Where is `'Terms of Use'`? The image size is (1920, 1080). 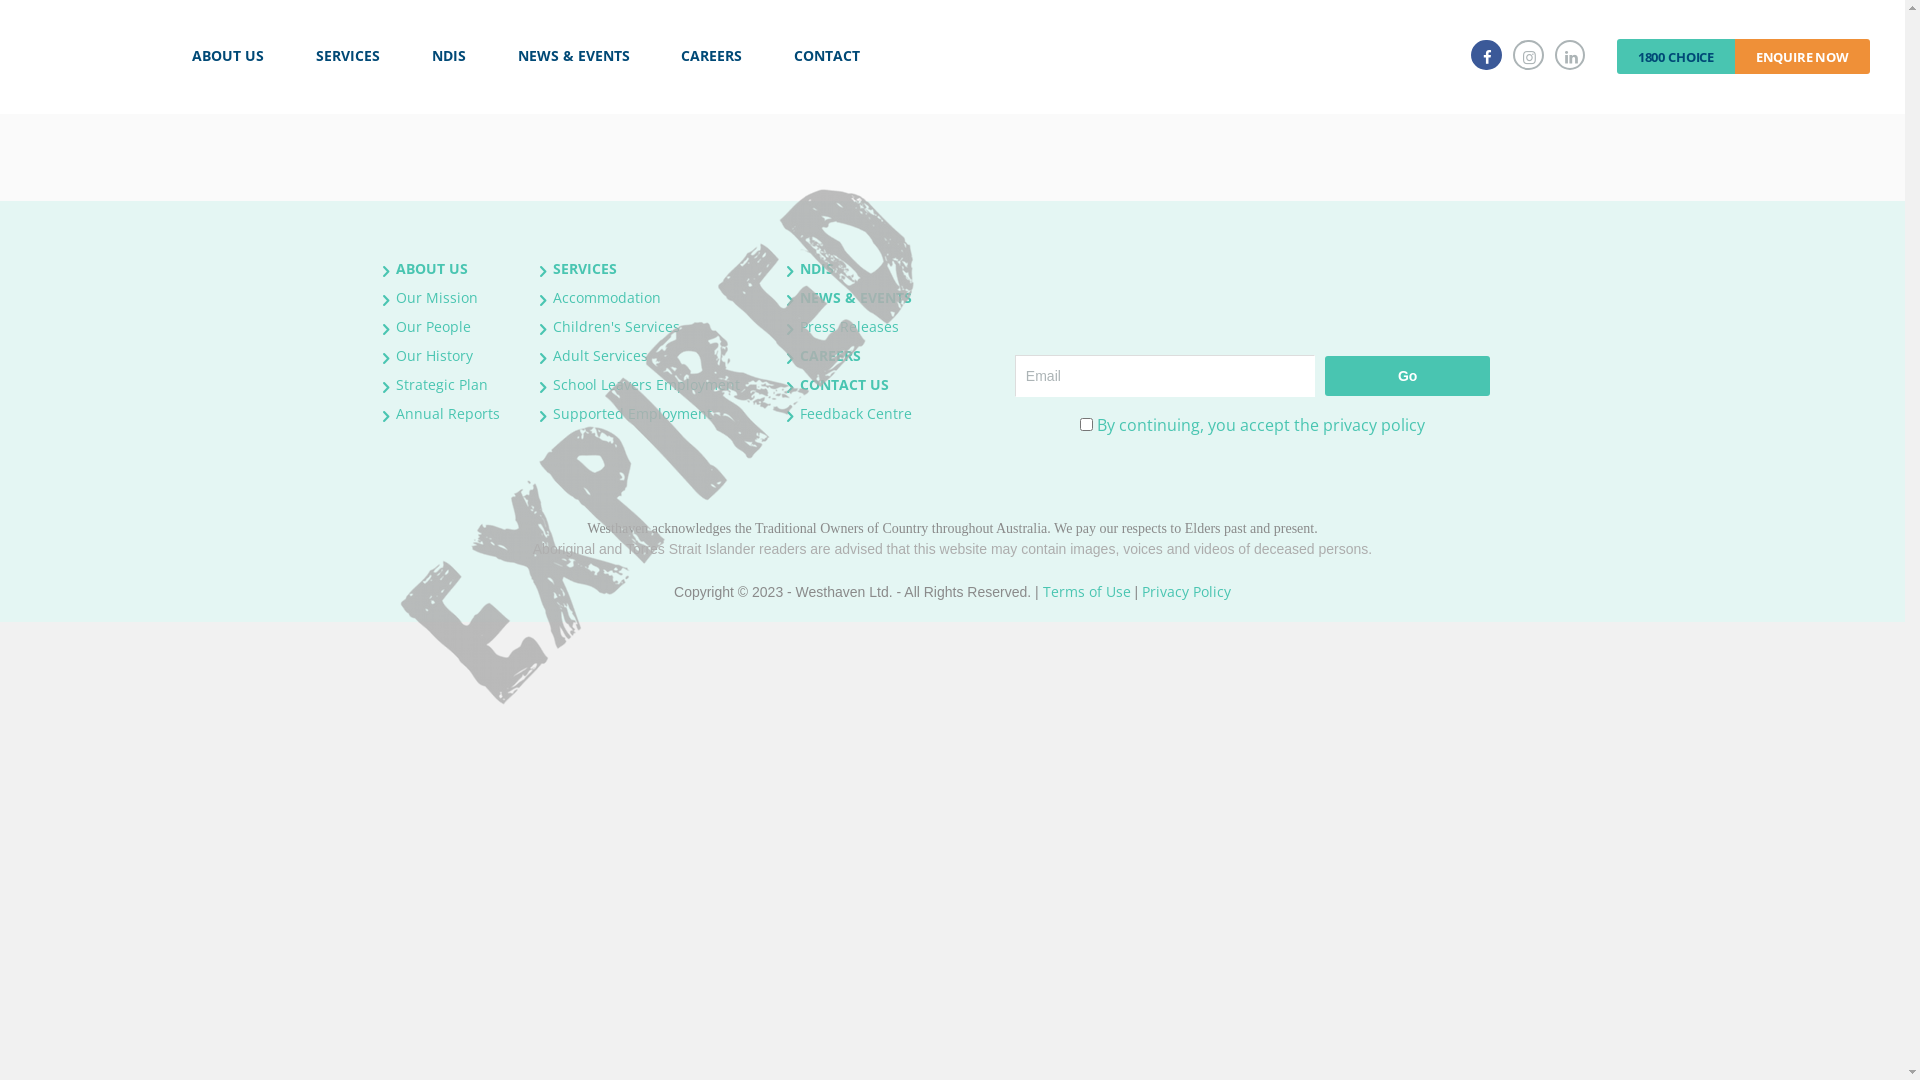 'Terms of Use' is located at coordinates (1085, 590).